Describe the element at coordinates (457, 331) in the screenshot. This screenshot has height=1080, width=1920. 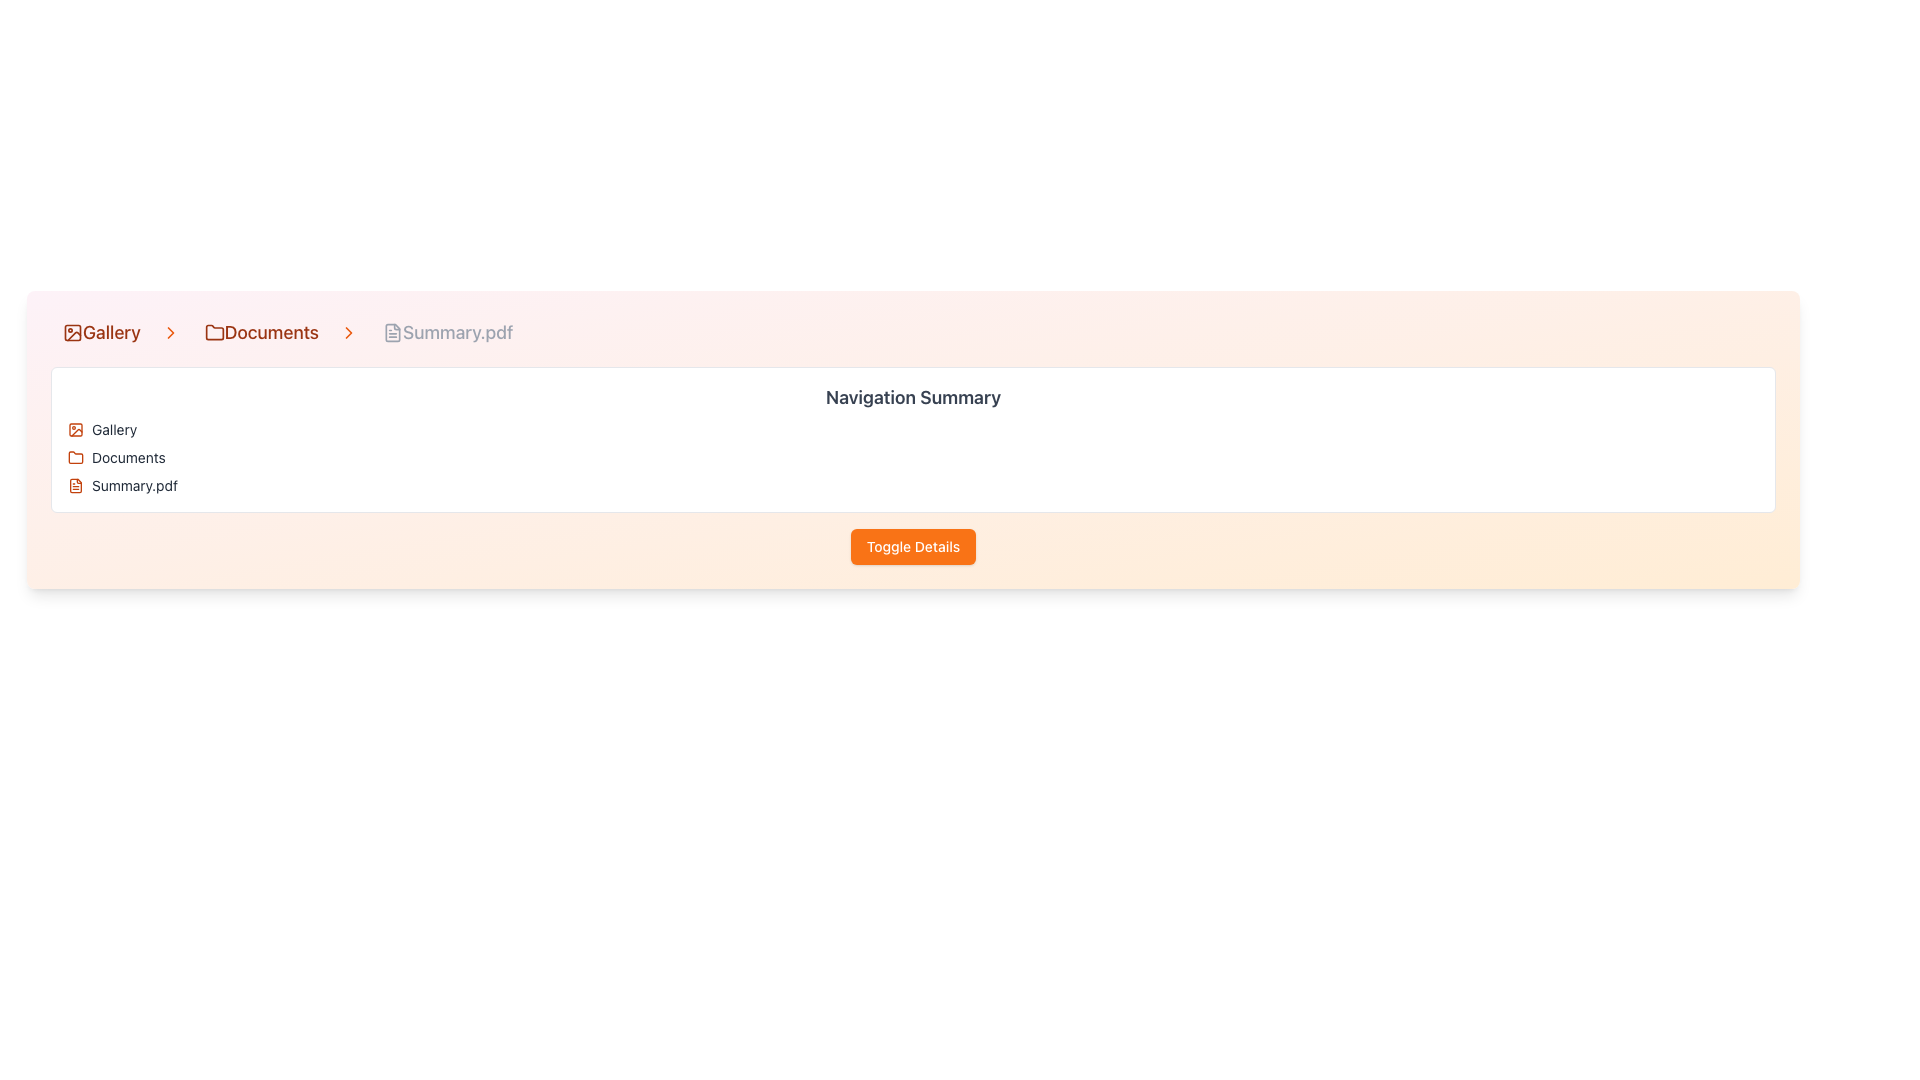
I see `the fifth static text element in the breadcrumb navigation bar, which represents the current document being viewed` at that location.